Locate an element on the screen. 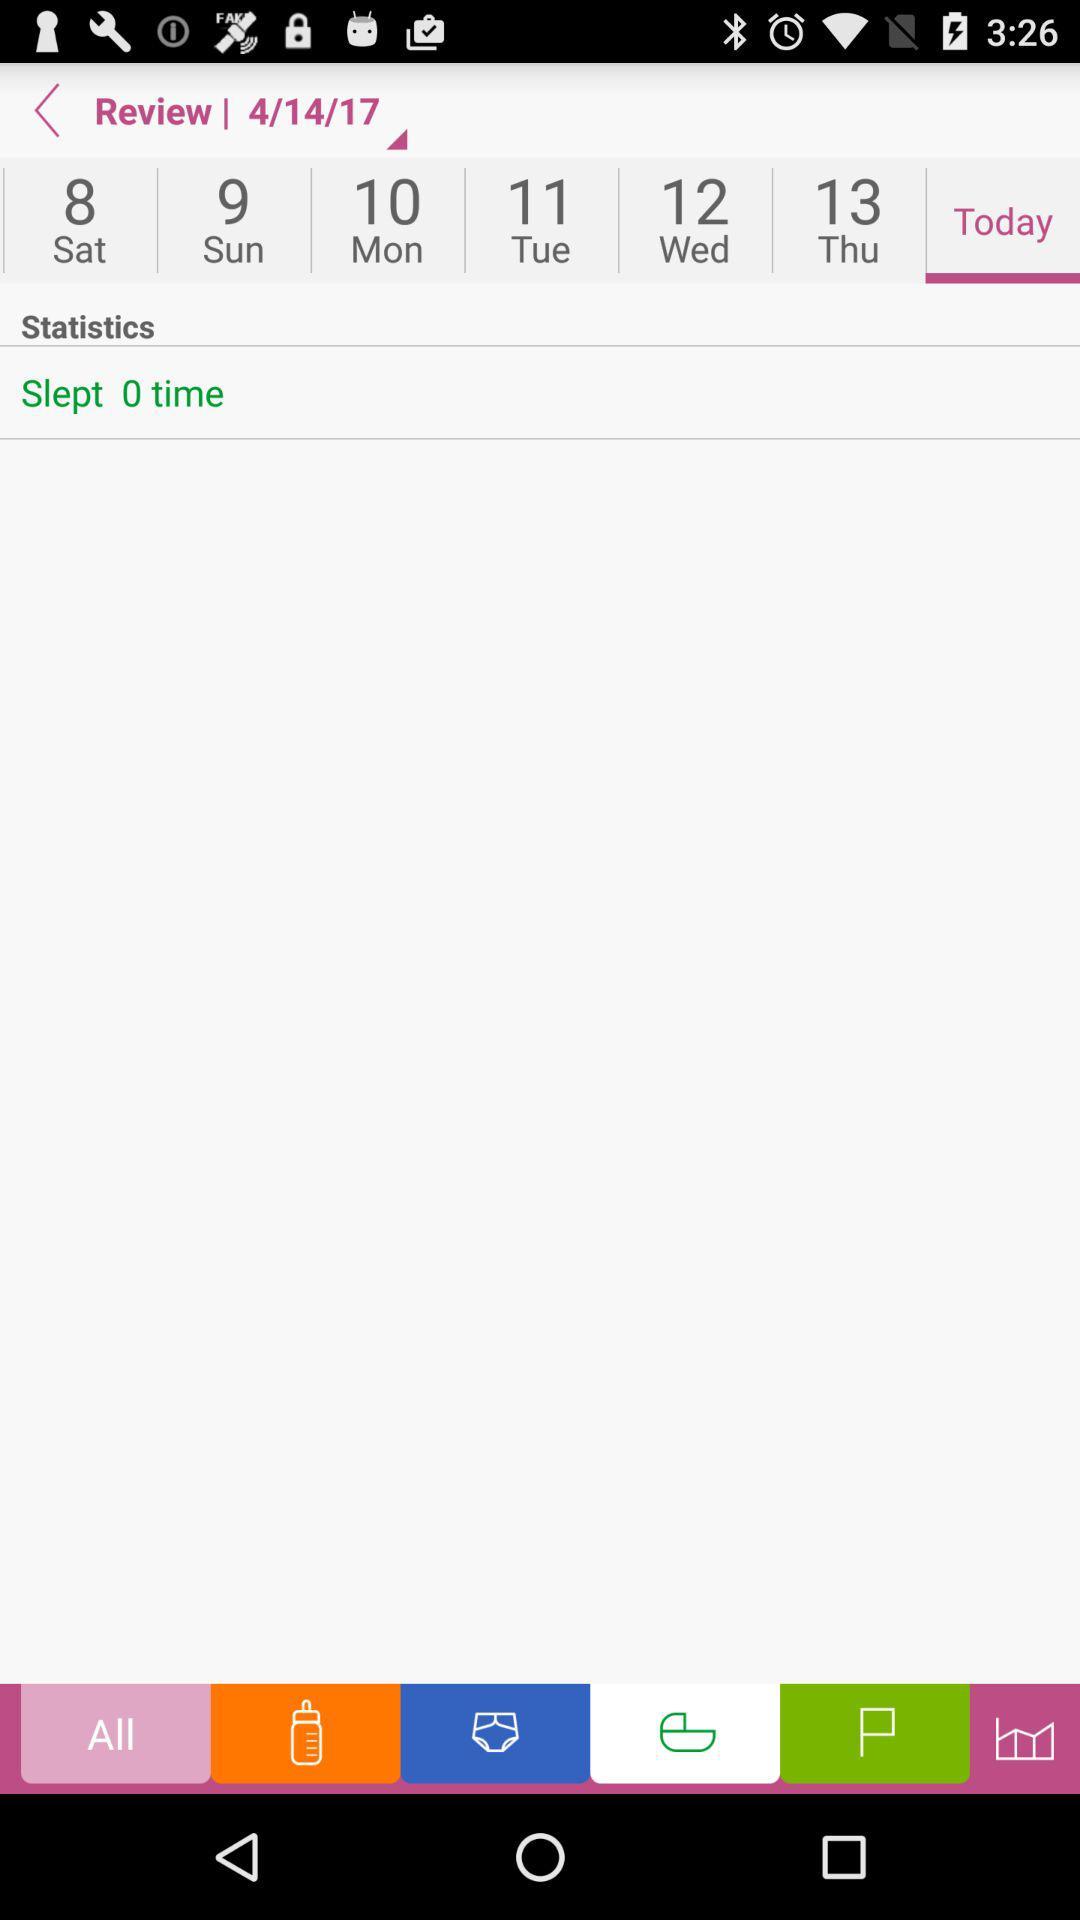 The height and width of the screenshot is (1920, 1080). the sun item is located at coordinates (232, 220).